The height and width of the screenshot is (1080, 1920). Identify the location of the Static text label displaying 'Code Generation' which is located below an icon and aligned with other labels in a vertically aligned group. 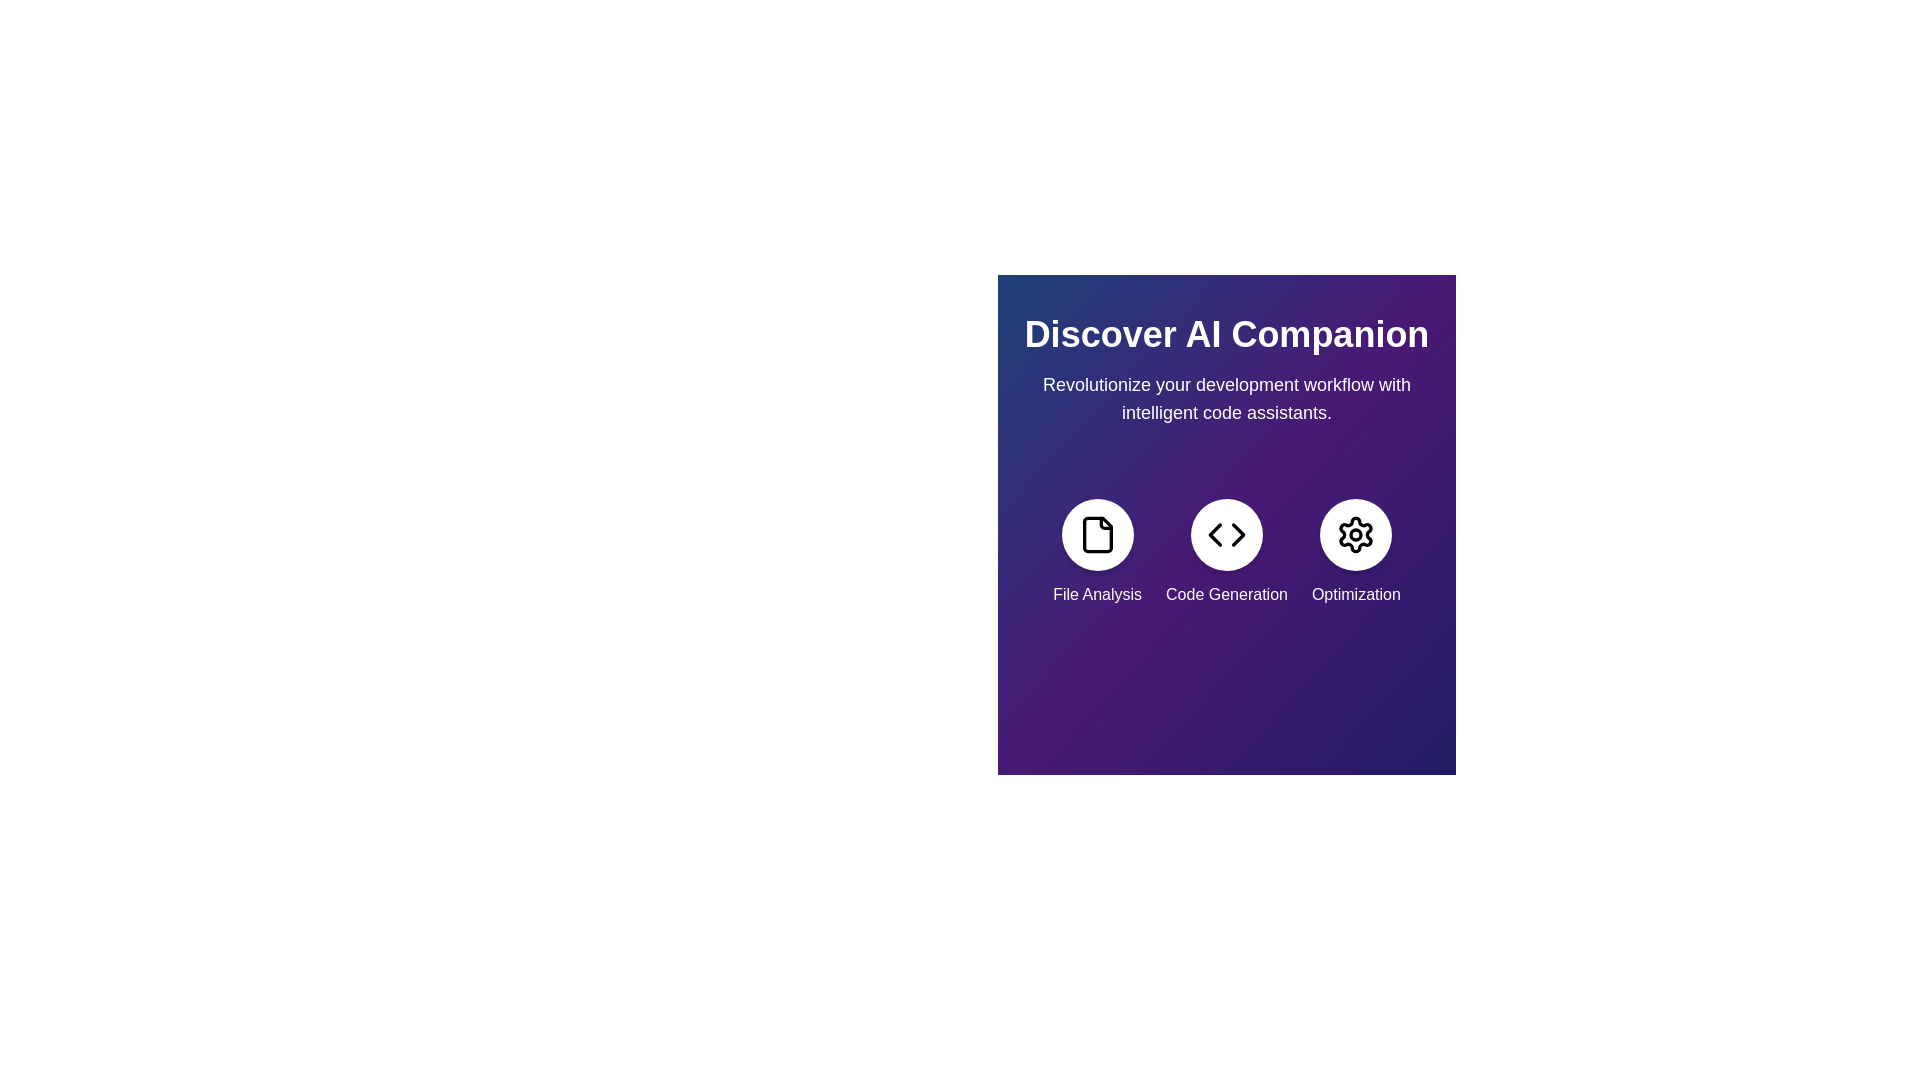
(1226, 593).